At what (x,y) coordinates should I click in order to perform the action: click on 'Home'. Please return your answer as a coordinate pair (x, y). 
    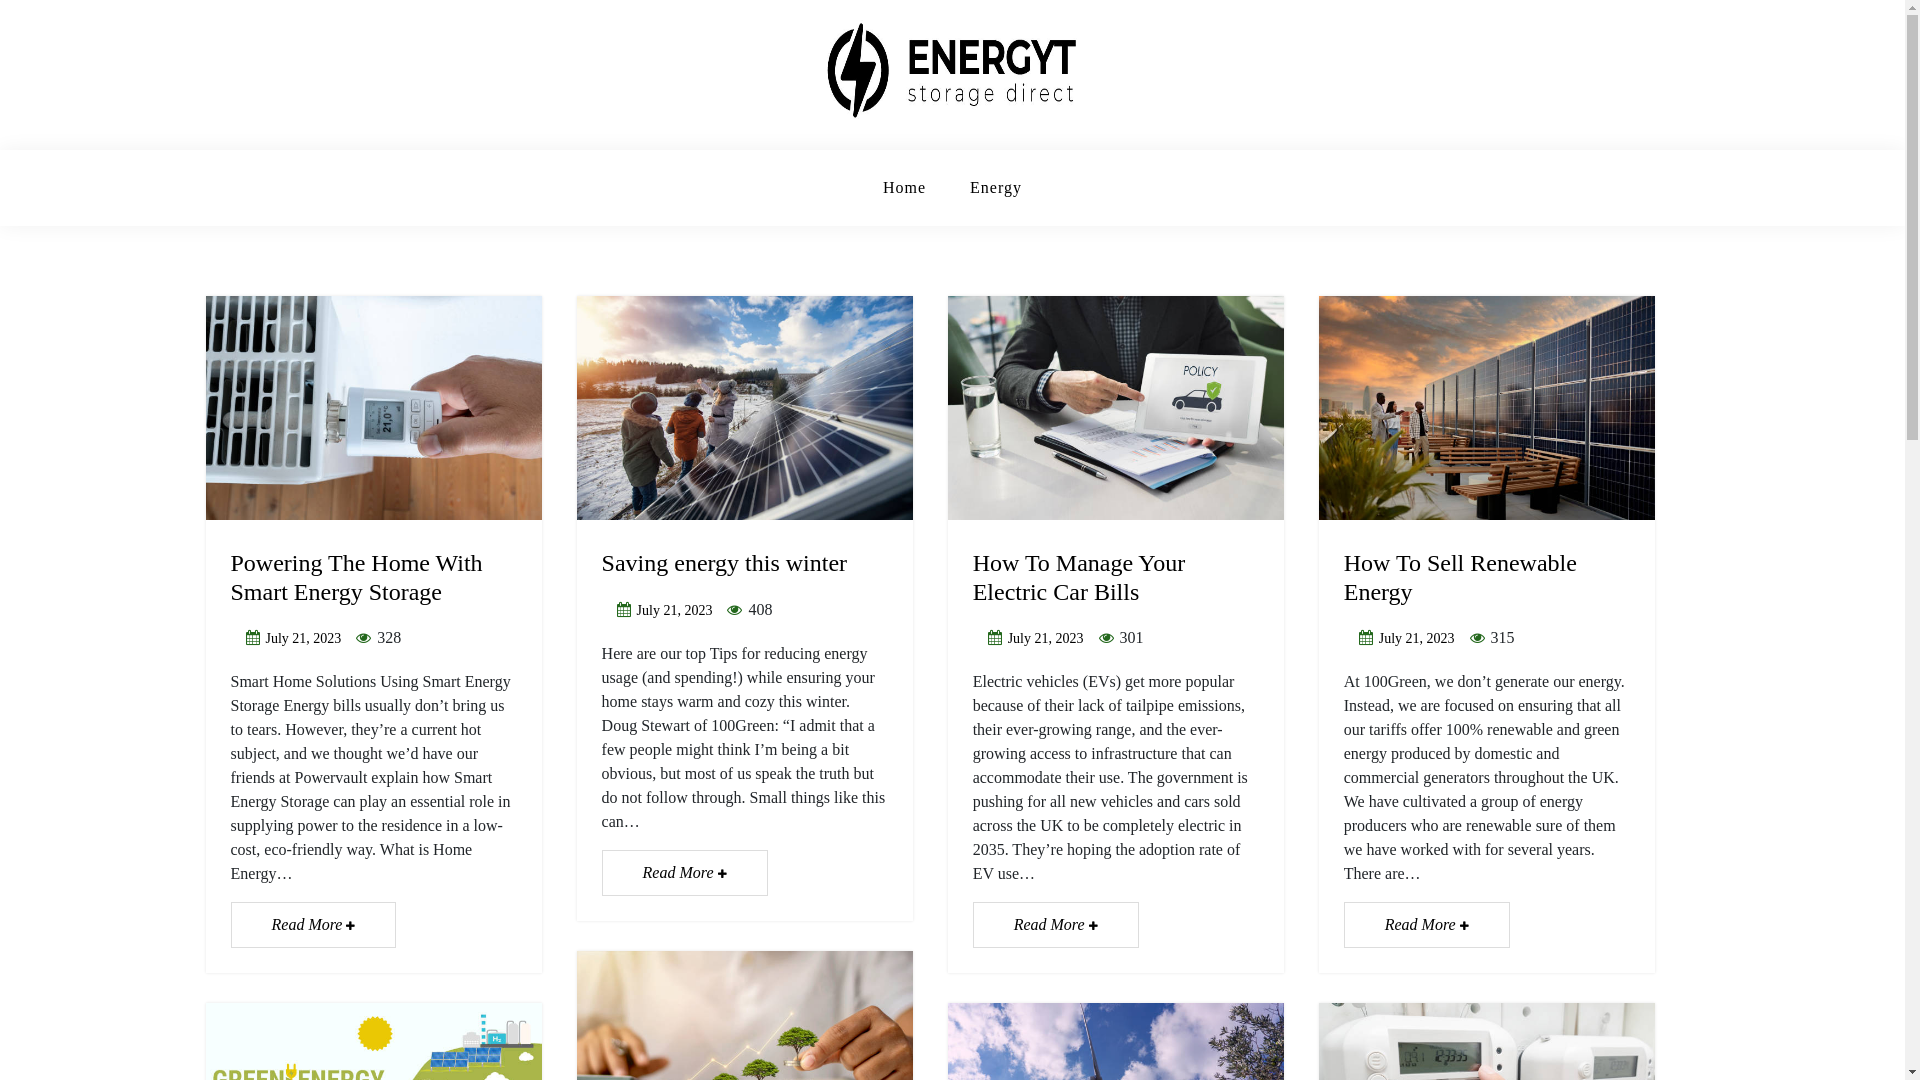
    Looking at the image, I should click on (903, 188).